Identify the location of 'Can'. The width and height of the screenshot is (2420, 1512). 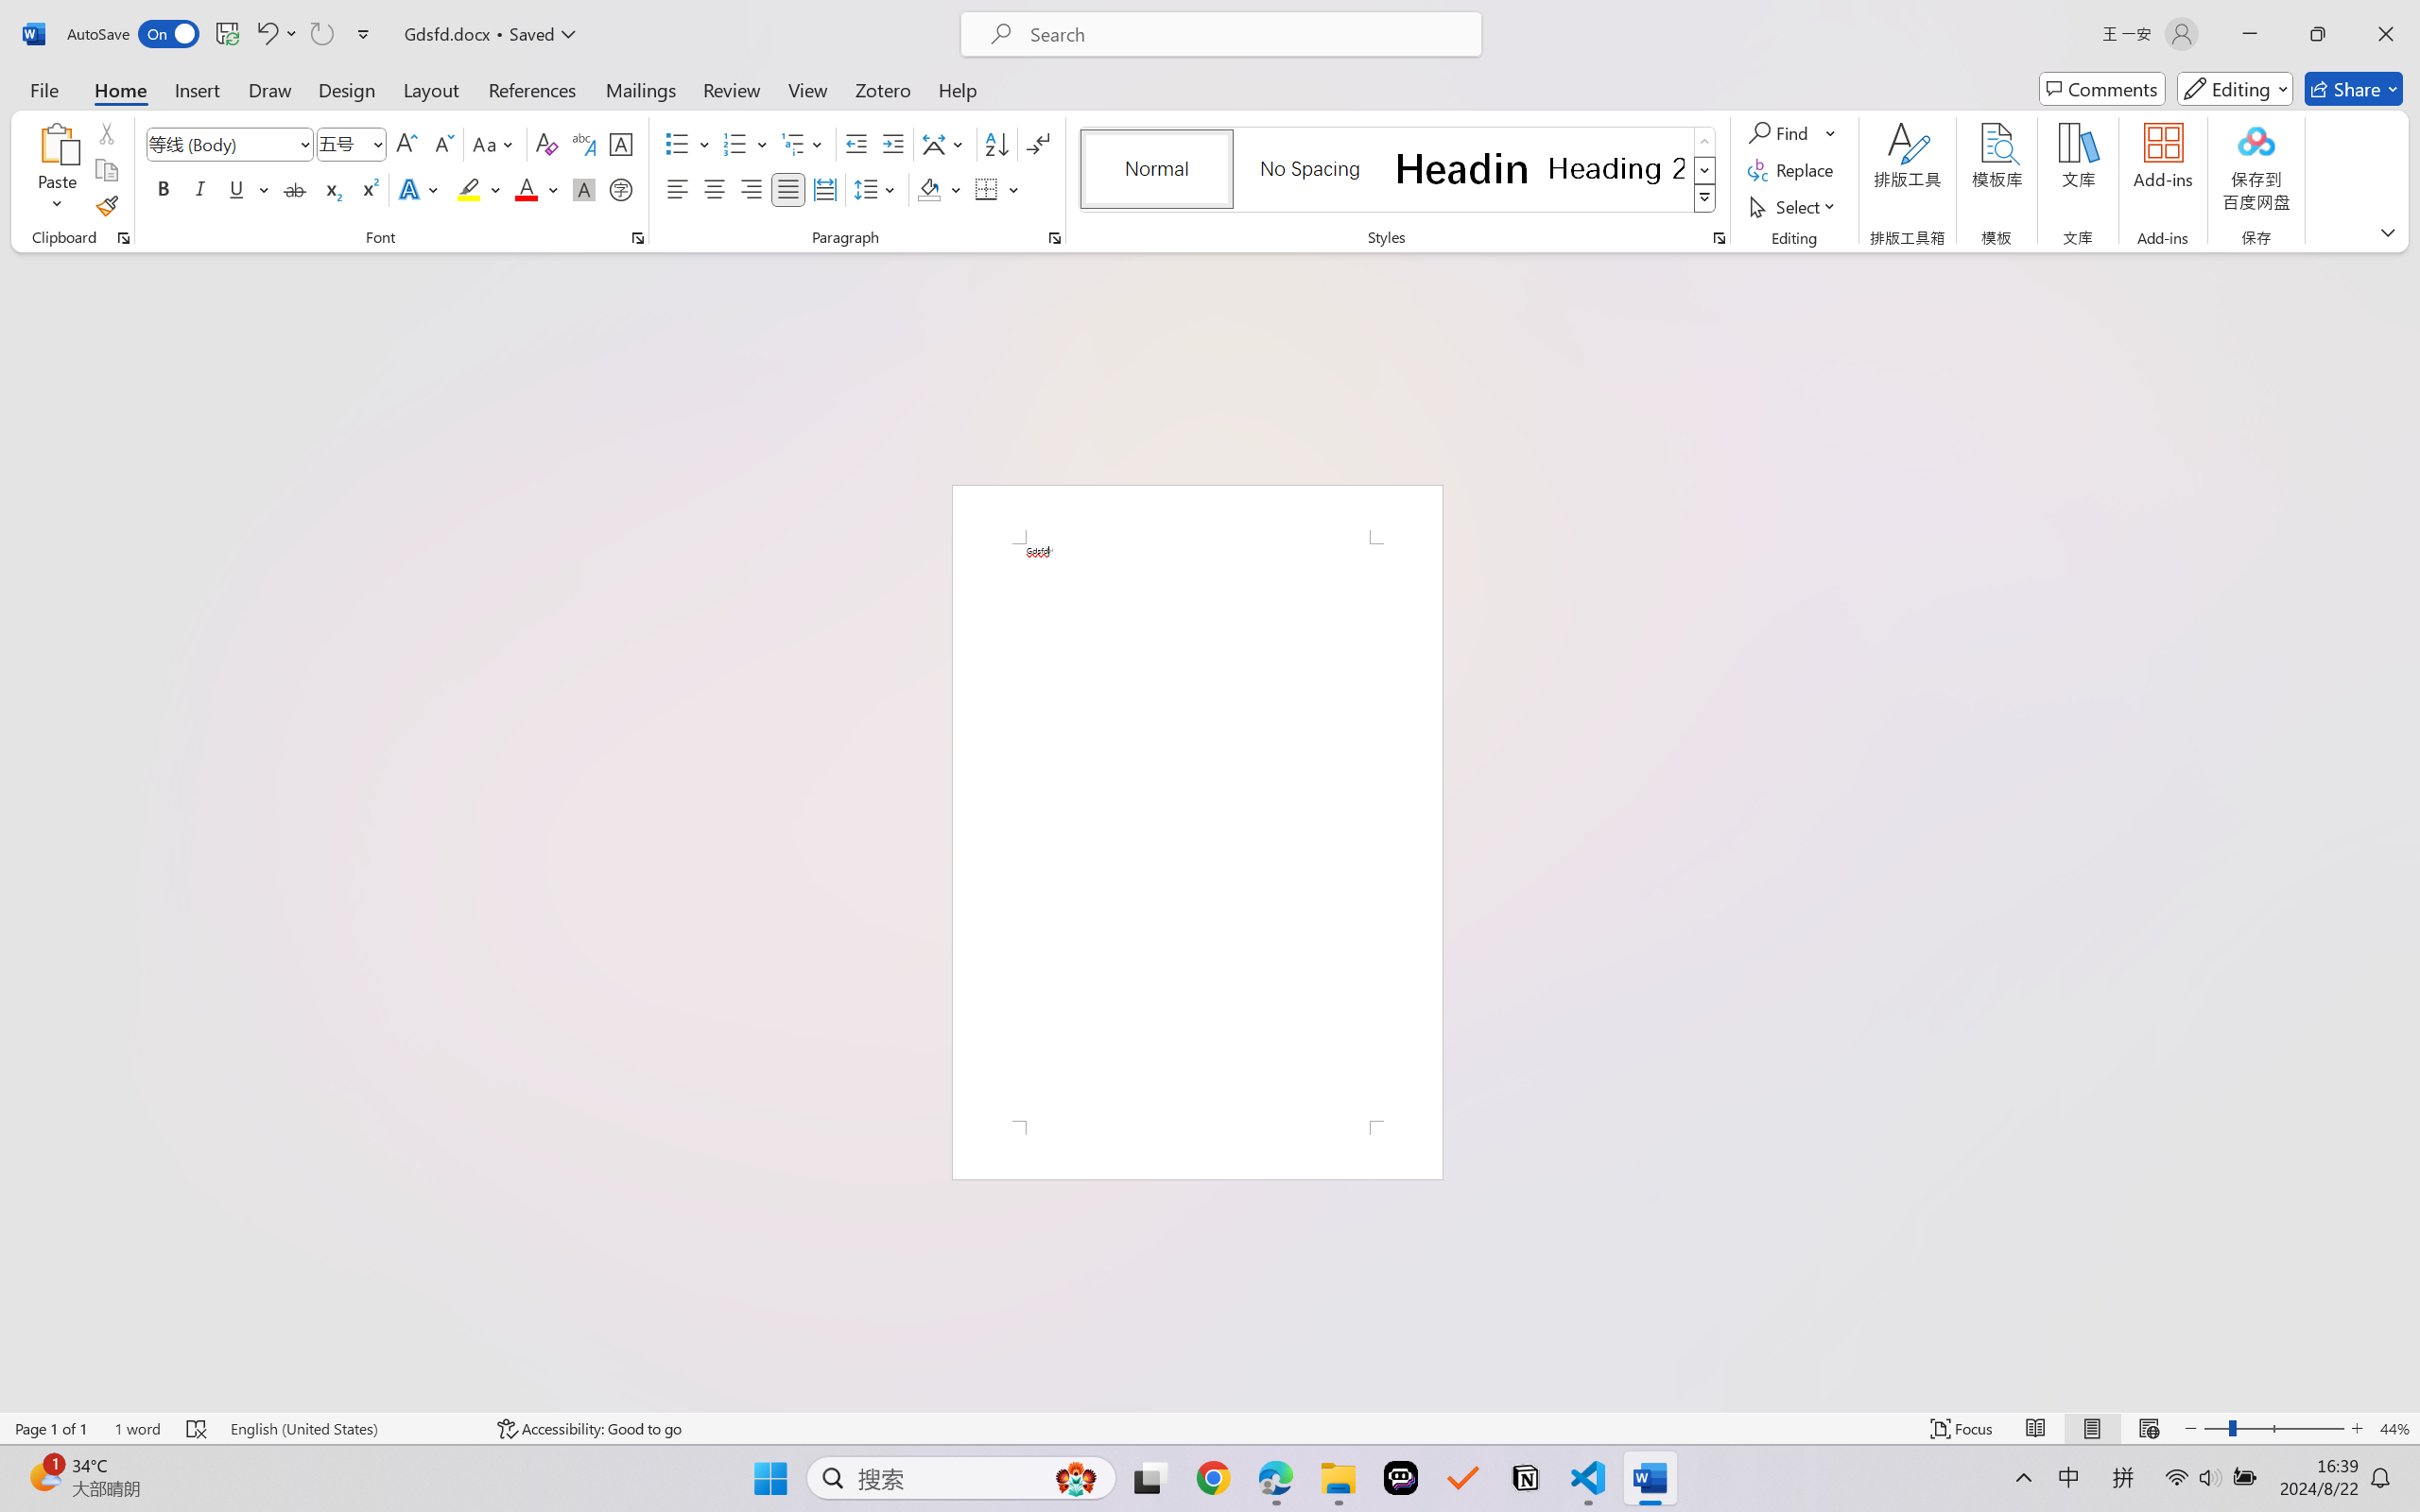
(320, 33).